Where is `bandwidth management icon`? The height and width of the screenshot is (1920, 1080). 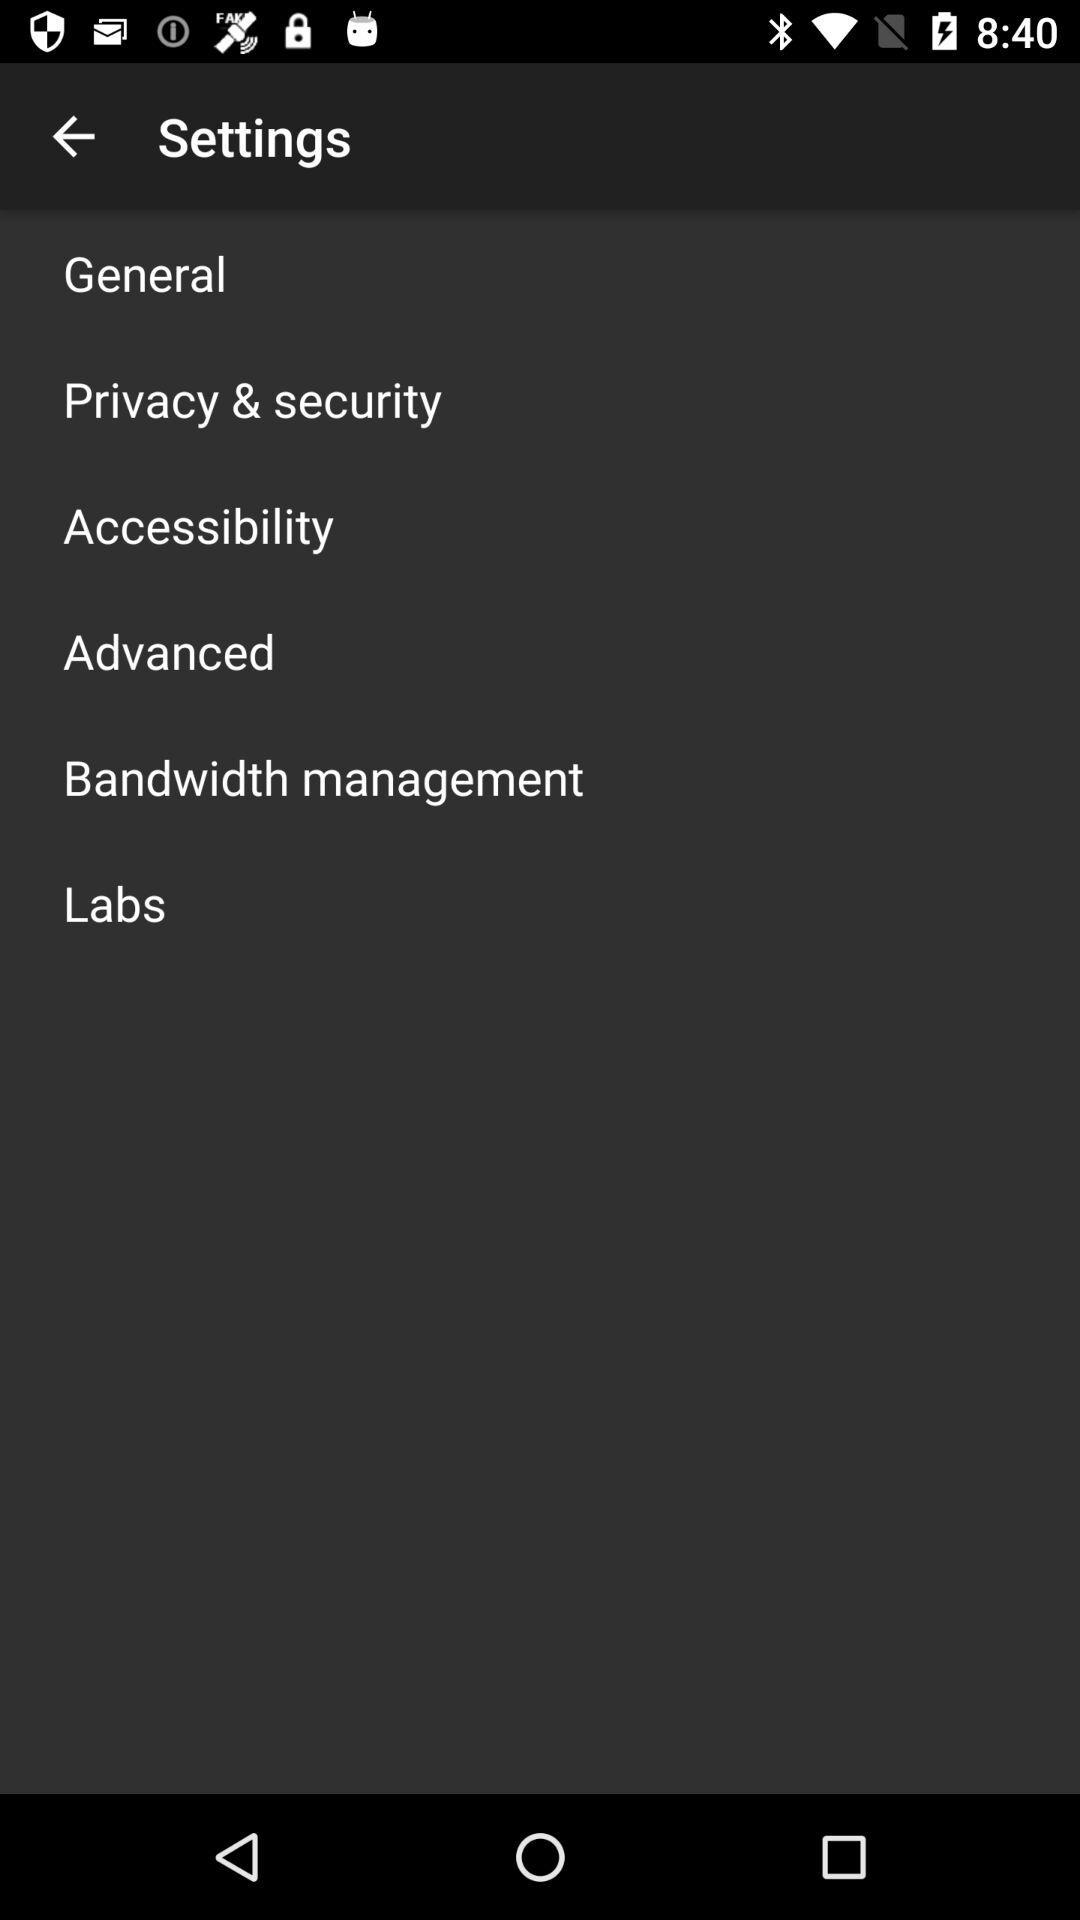
bandwidth management icon is located at coordinates (322, 776).